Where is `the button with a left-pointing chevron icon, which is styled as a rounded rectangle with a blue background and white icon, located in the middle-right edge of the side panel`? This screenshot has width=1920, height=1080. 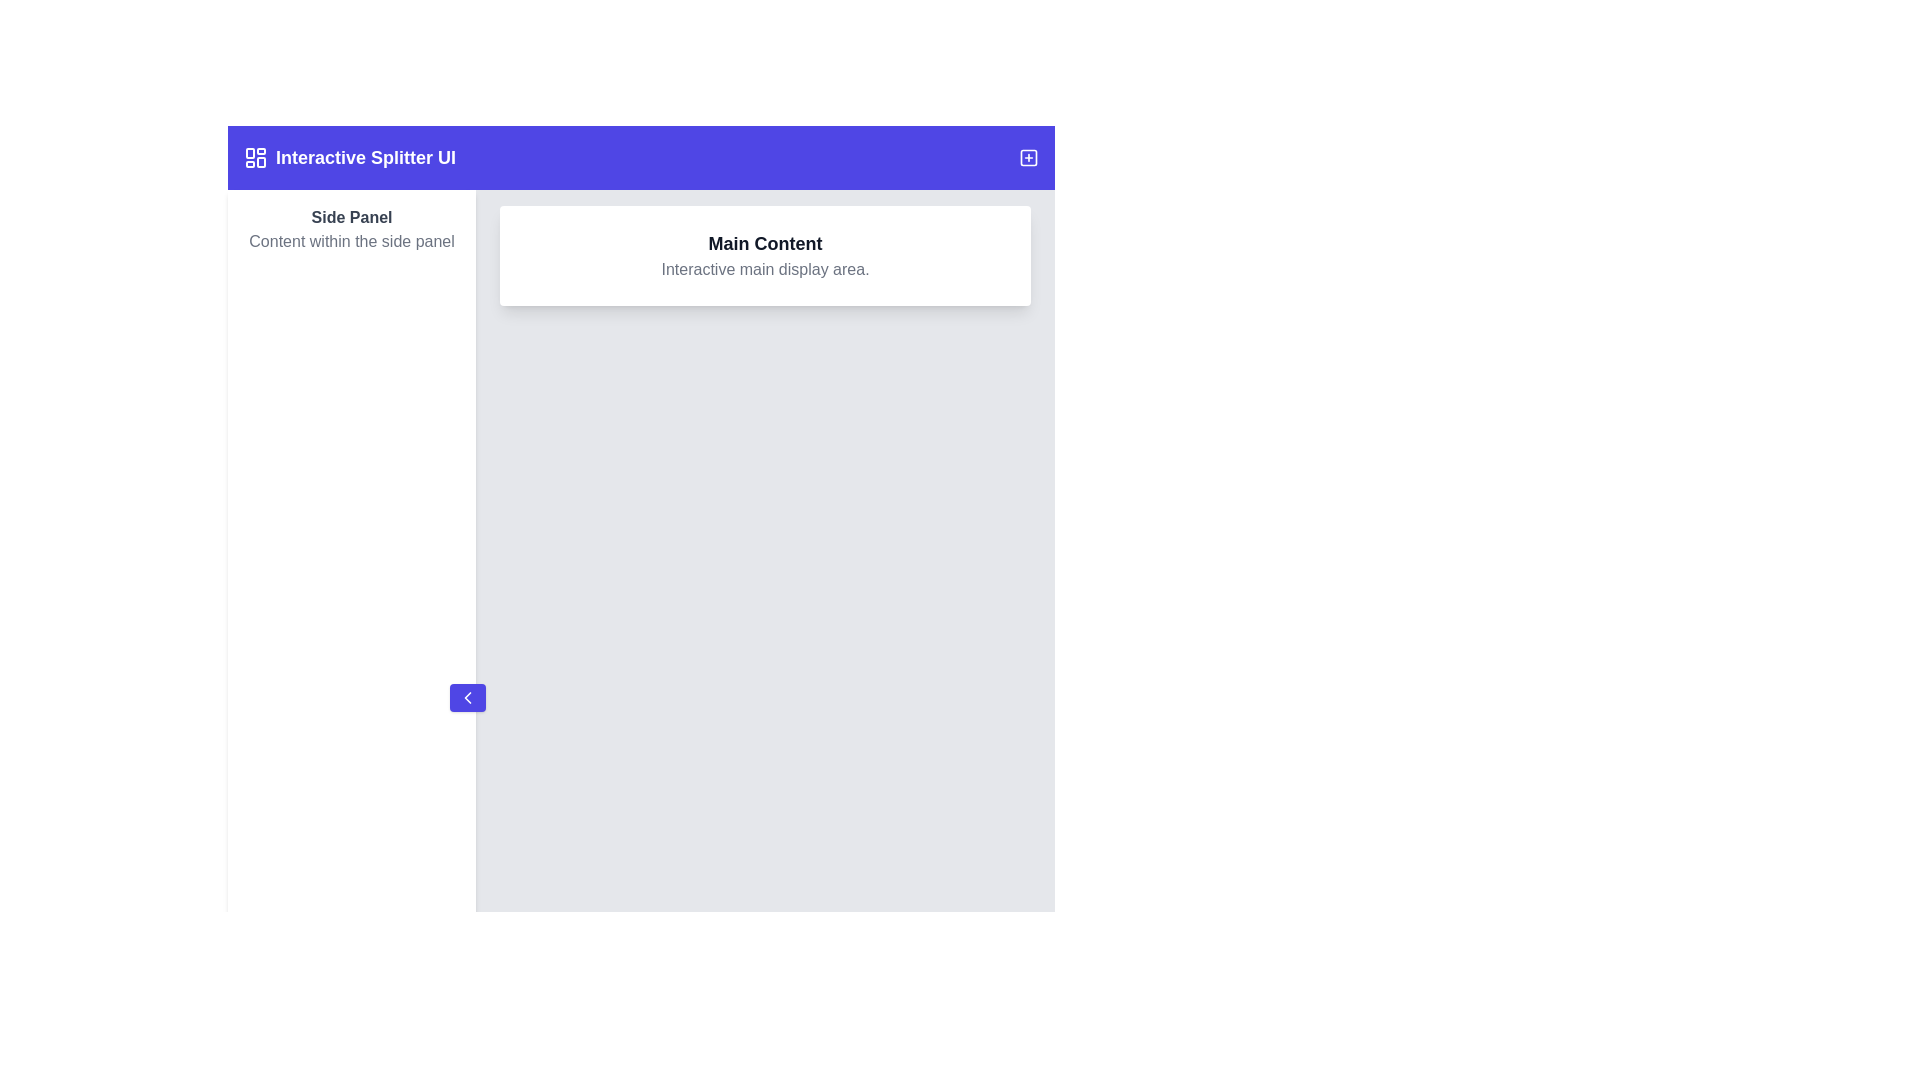
the button with a left-pointing chevron icon, which is styled as a rounded rectangle with a blue background and white icon, located in the middle-right edge of the side panel is located at coordinates (467, 697).